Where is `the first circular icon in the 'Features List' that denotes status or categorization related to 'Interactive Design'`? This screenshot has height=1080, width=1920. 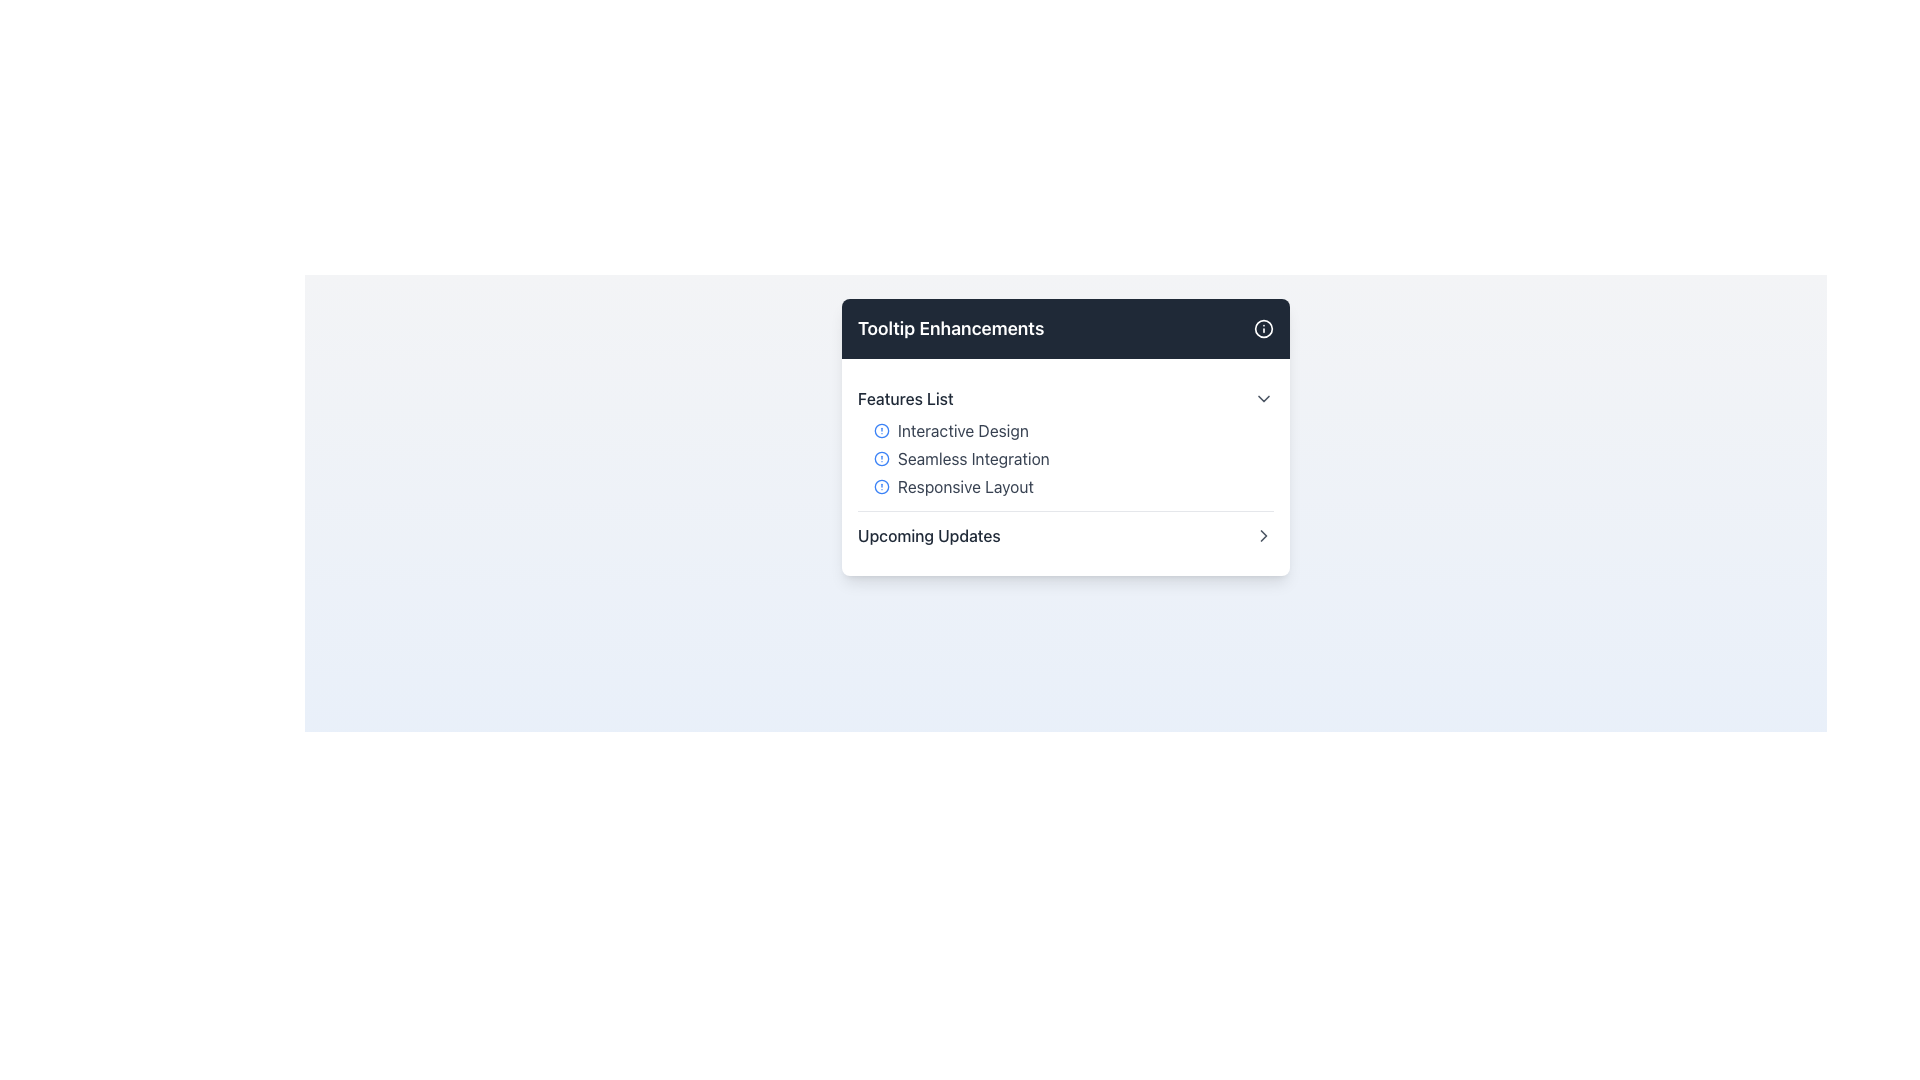
the first circular icon in the 'Features List' that denotes status or categorization related to 'Interactive Design' is located at coordinates (881, 430).